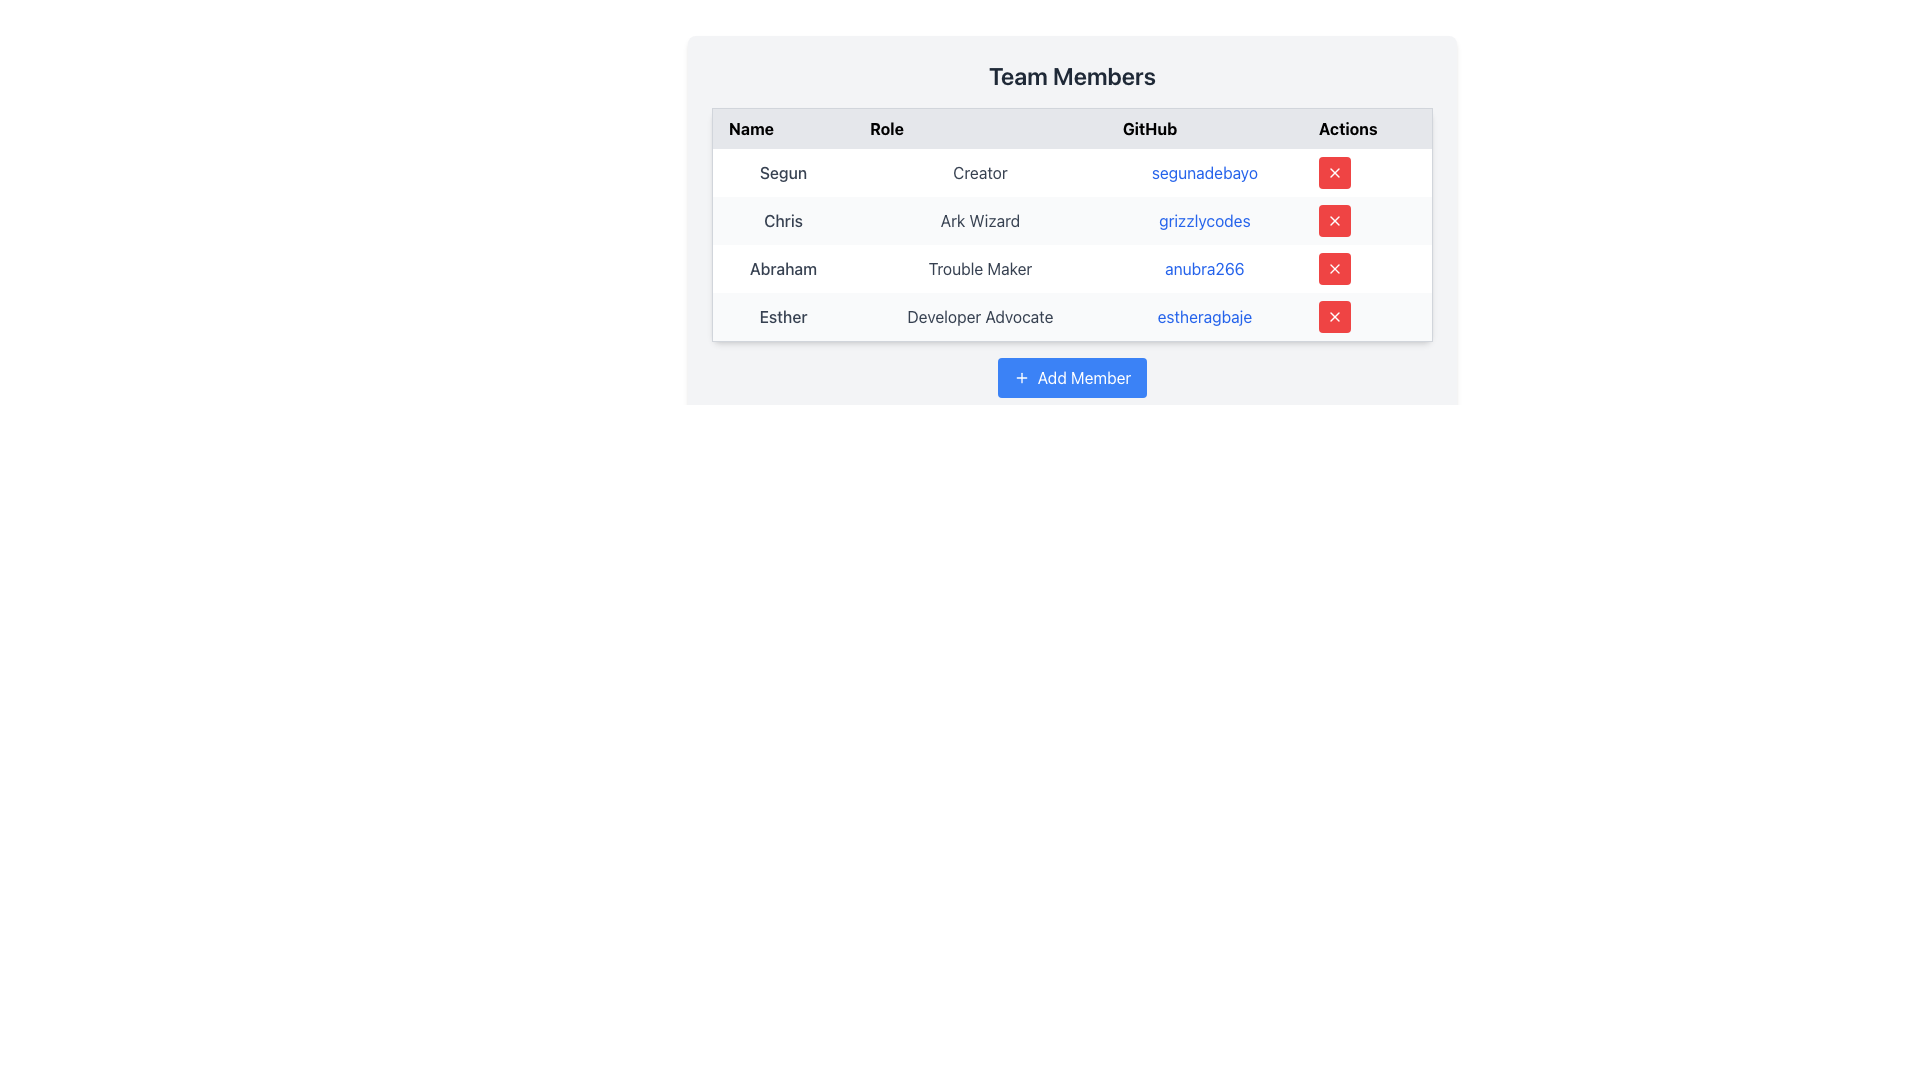 The image size is (1920, 1080). Describe the element at coordinates (1203, 220) in the screenshot. I see `the 'grizzlycodes' link styled in blue text with an underline located in the 'GitHub' column of the table for member Chris` at that location.